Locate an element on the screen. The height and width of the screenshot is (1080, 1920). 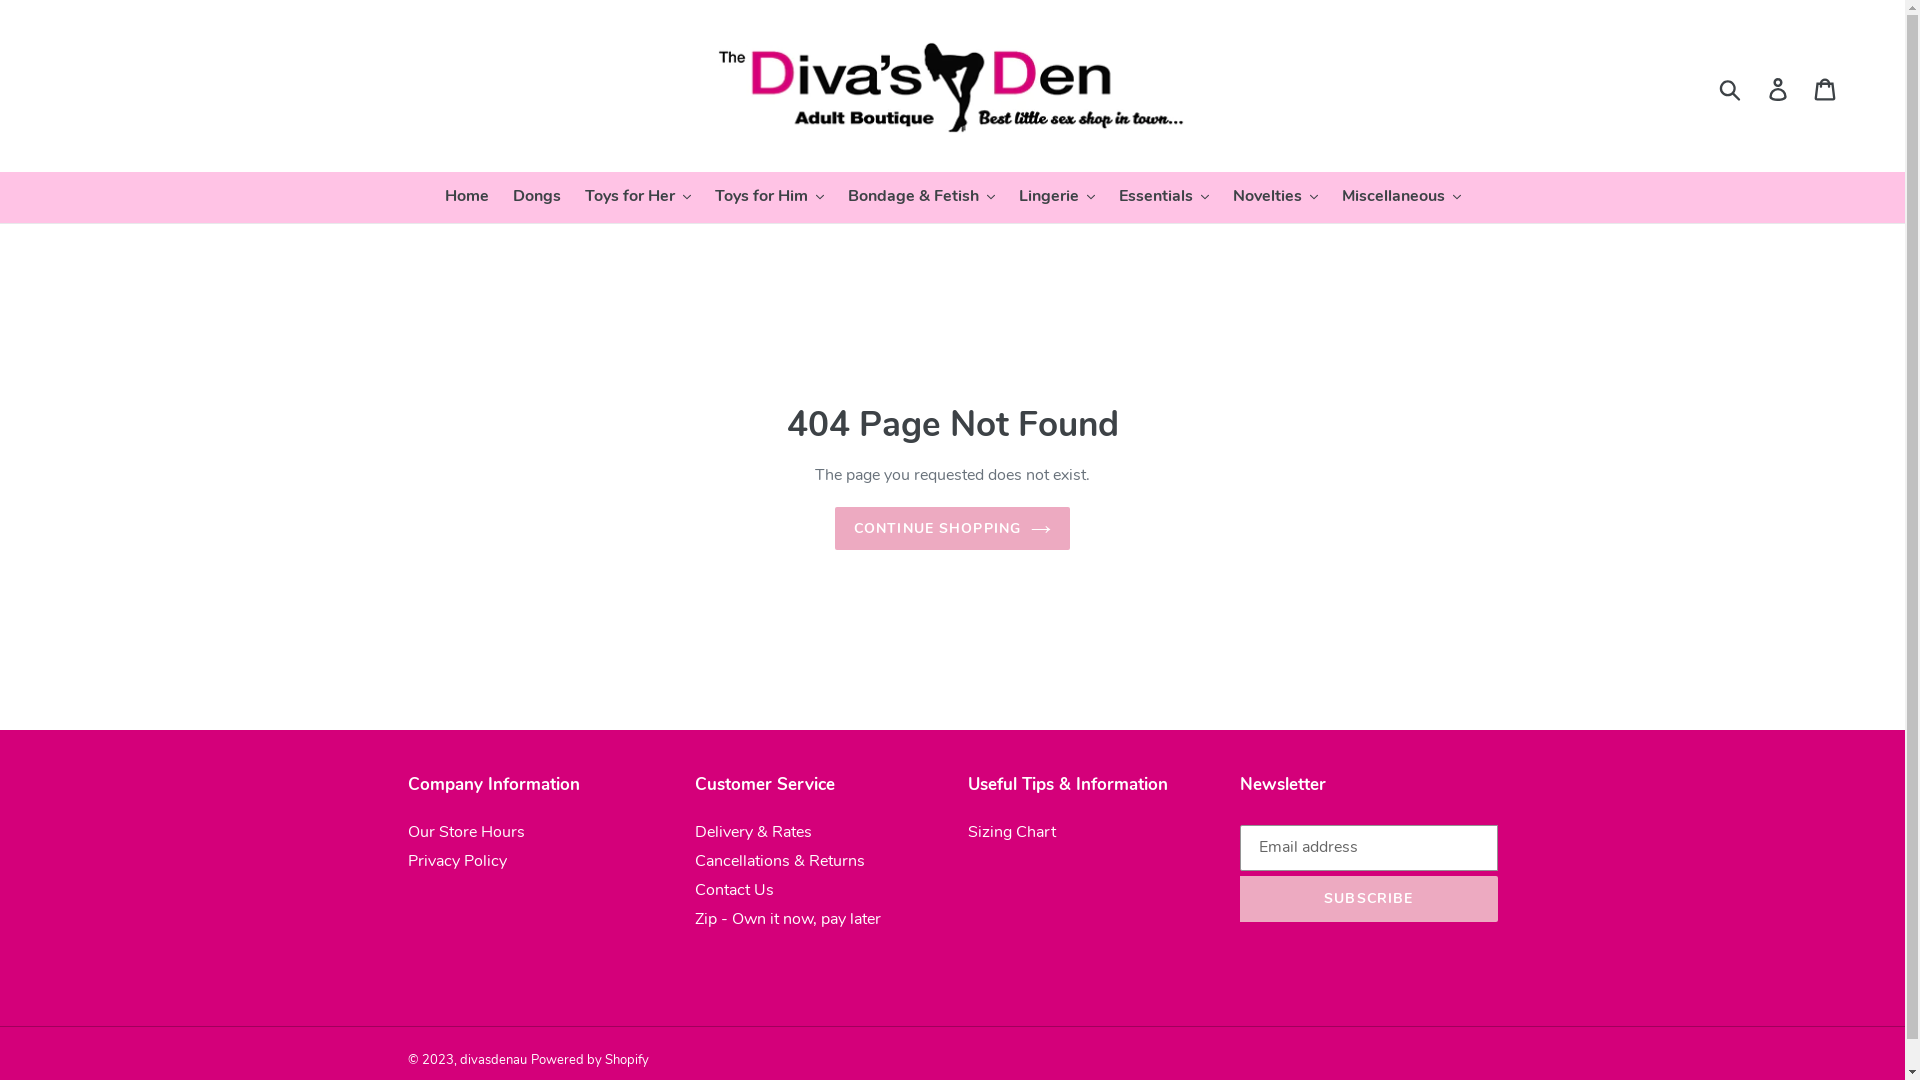
'Cancellations & Returns' is located at coordinates (695, 860).